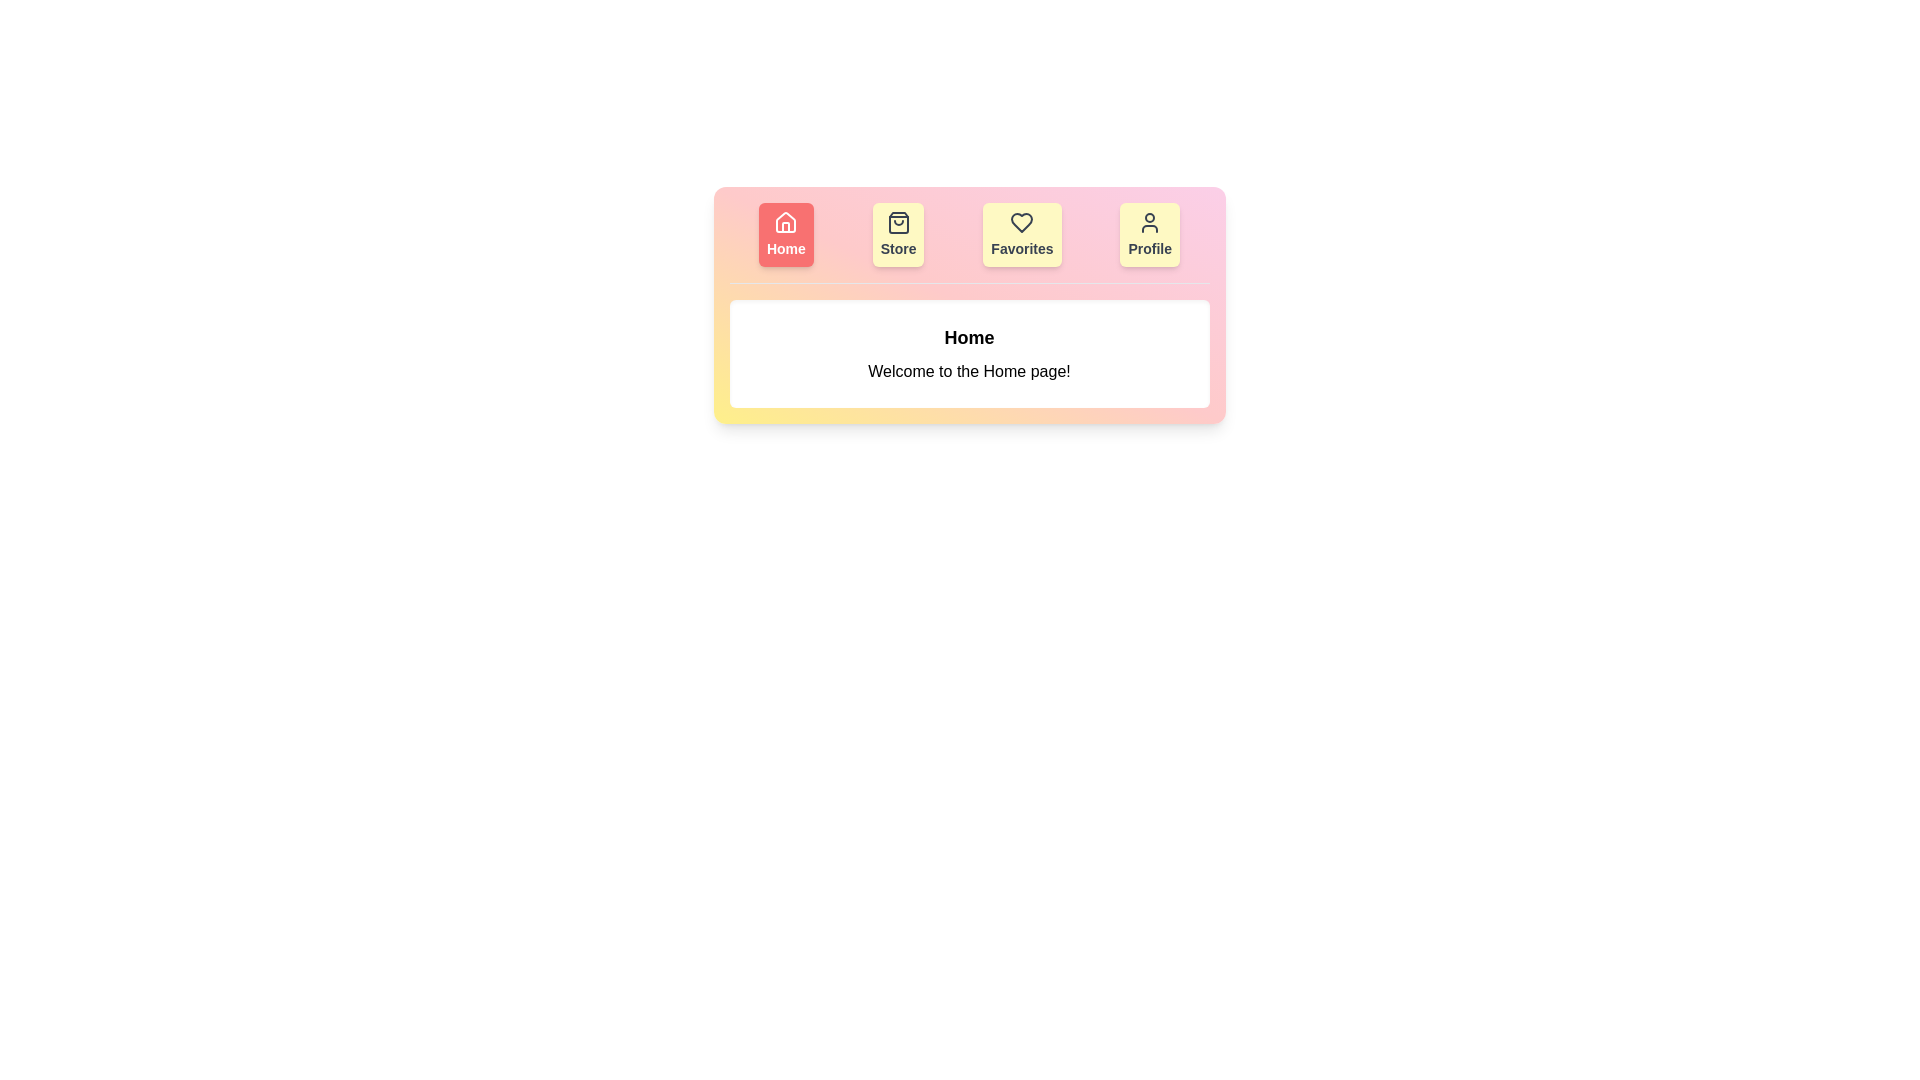 Image resolution: width=1920 pixels, height=1080 pixels. What do you see at coordinates (1022, 234) in the screenshot?
I see `the tab labeled Favorites to switch to its content` at bounding box center [1022, 234].